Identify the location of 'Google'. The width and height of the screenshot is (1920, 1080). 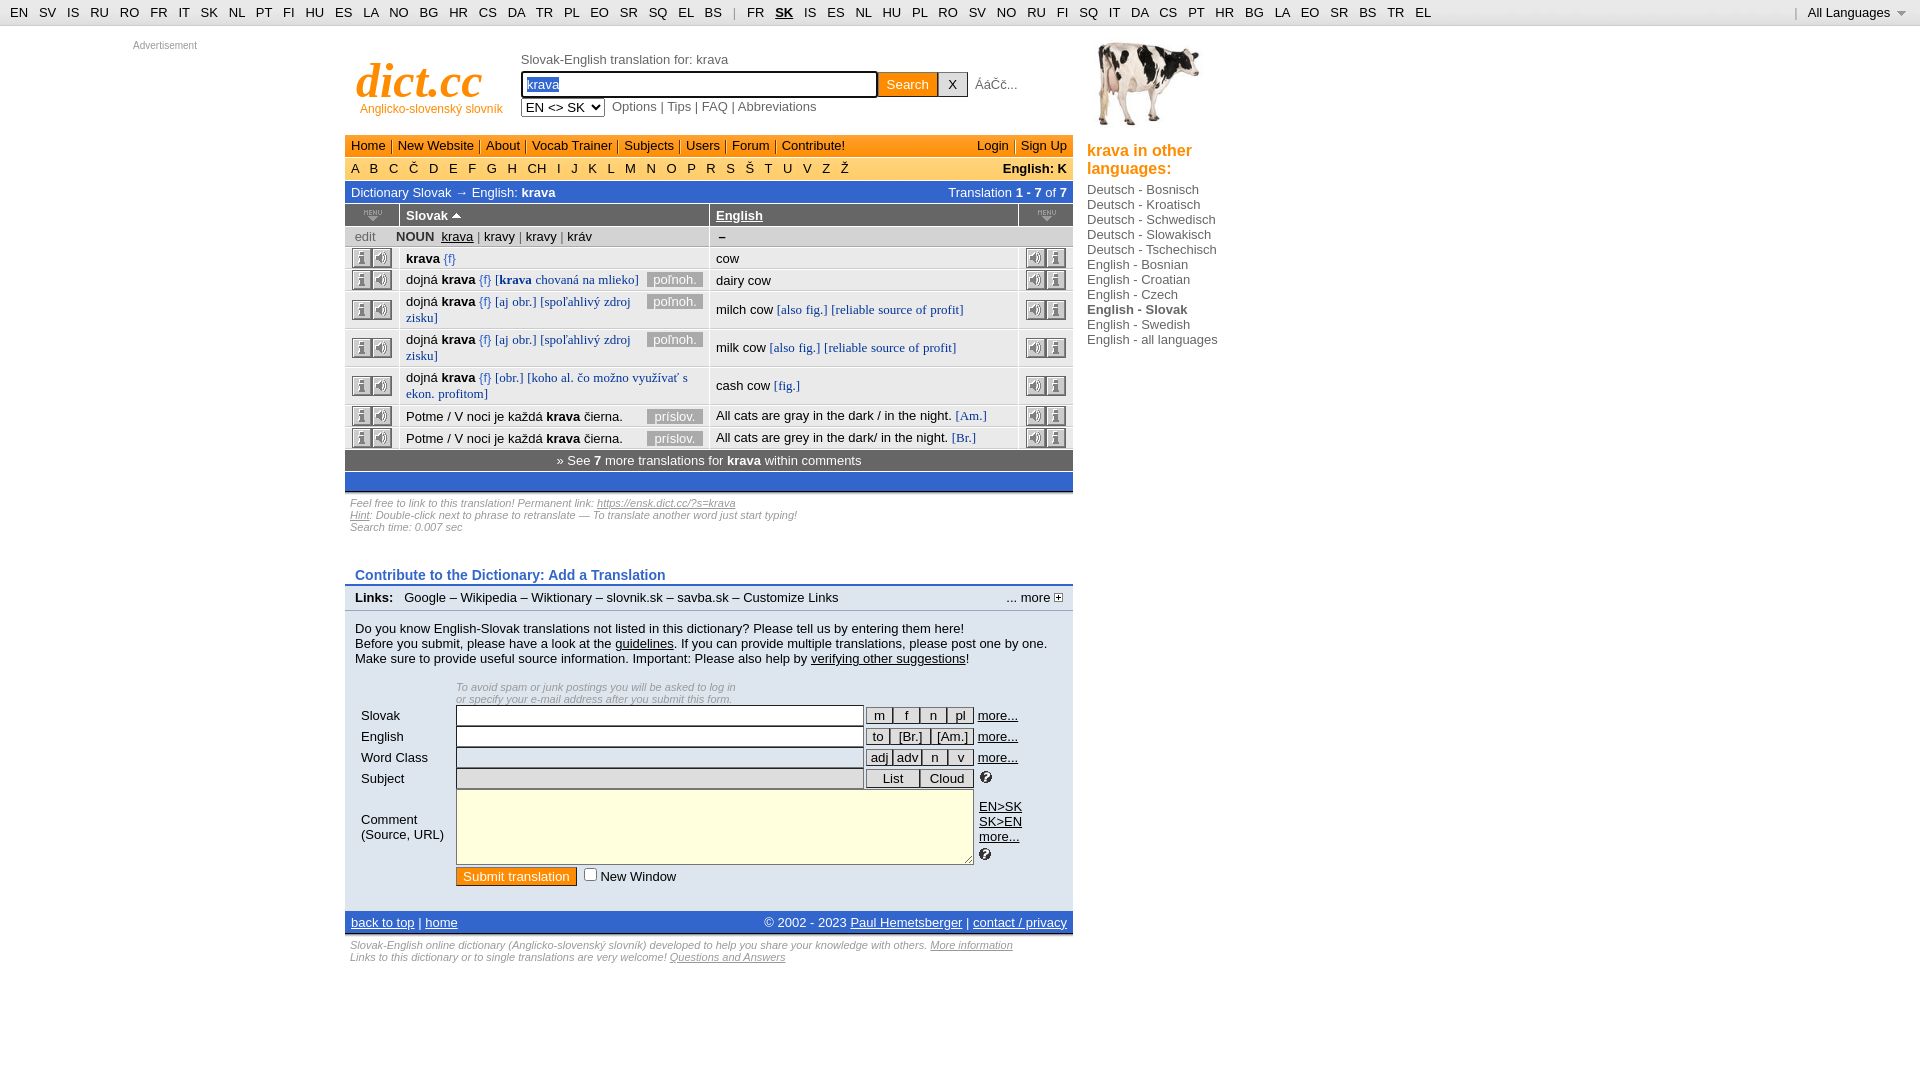
(402, 596).